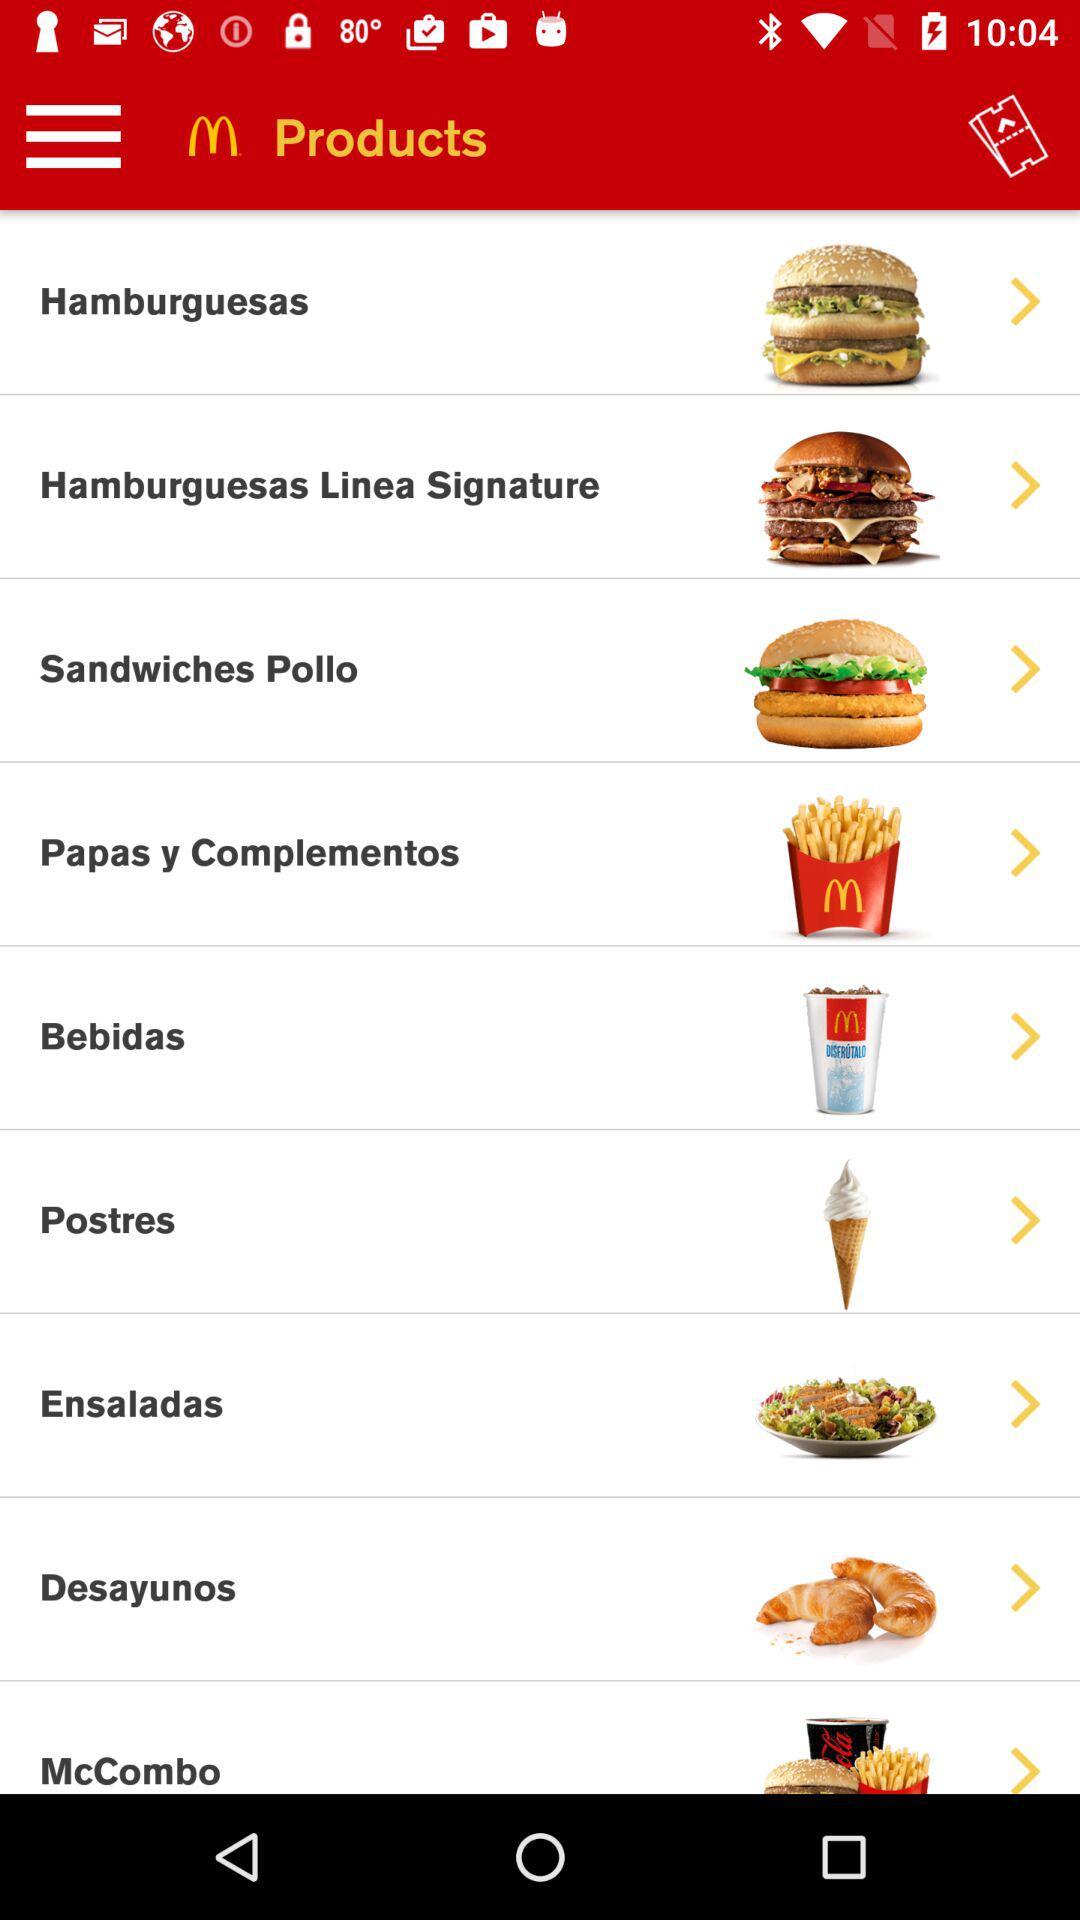  I want to click on app to the right of products app, so click(1008, 135).